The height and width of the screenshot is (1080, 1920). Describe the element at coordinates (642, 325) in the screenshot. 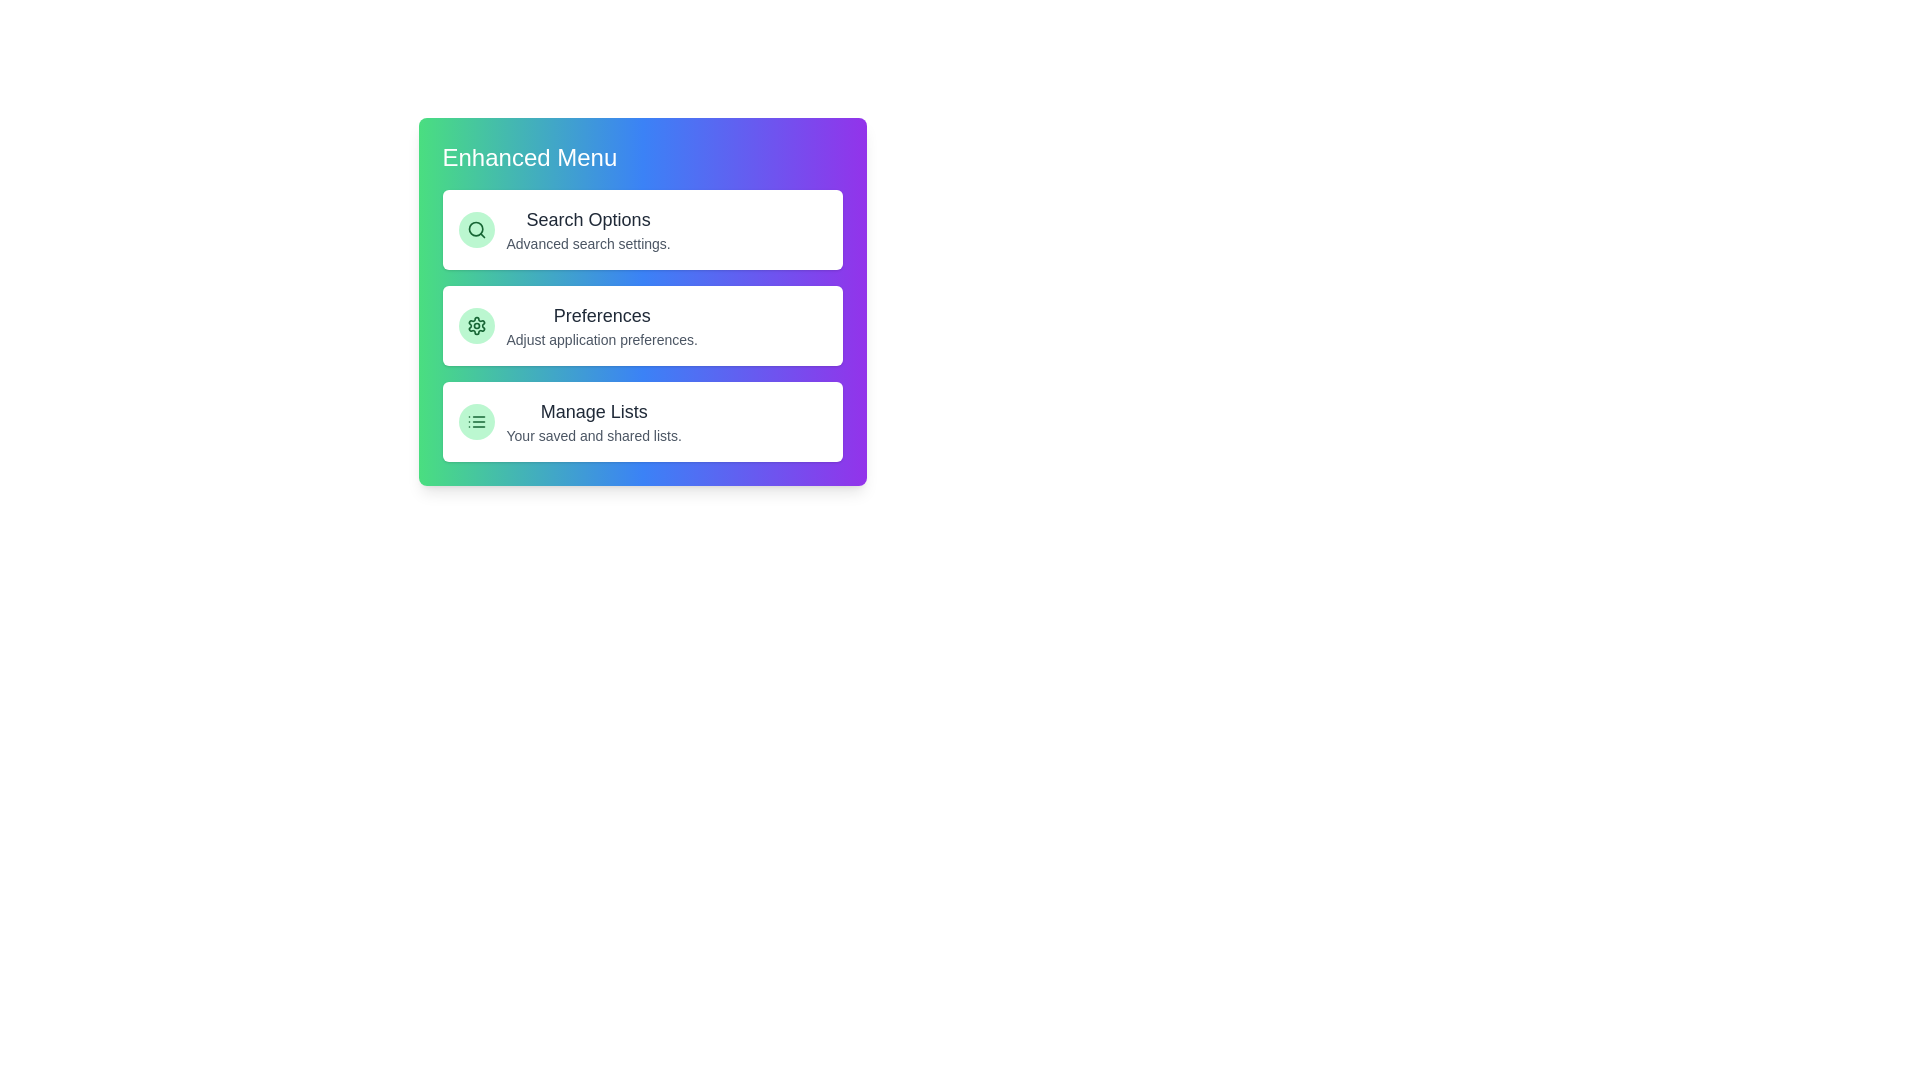

I see `the menu item titled Preferences from the StyledMenu` at that location.